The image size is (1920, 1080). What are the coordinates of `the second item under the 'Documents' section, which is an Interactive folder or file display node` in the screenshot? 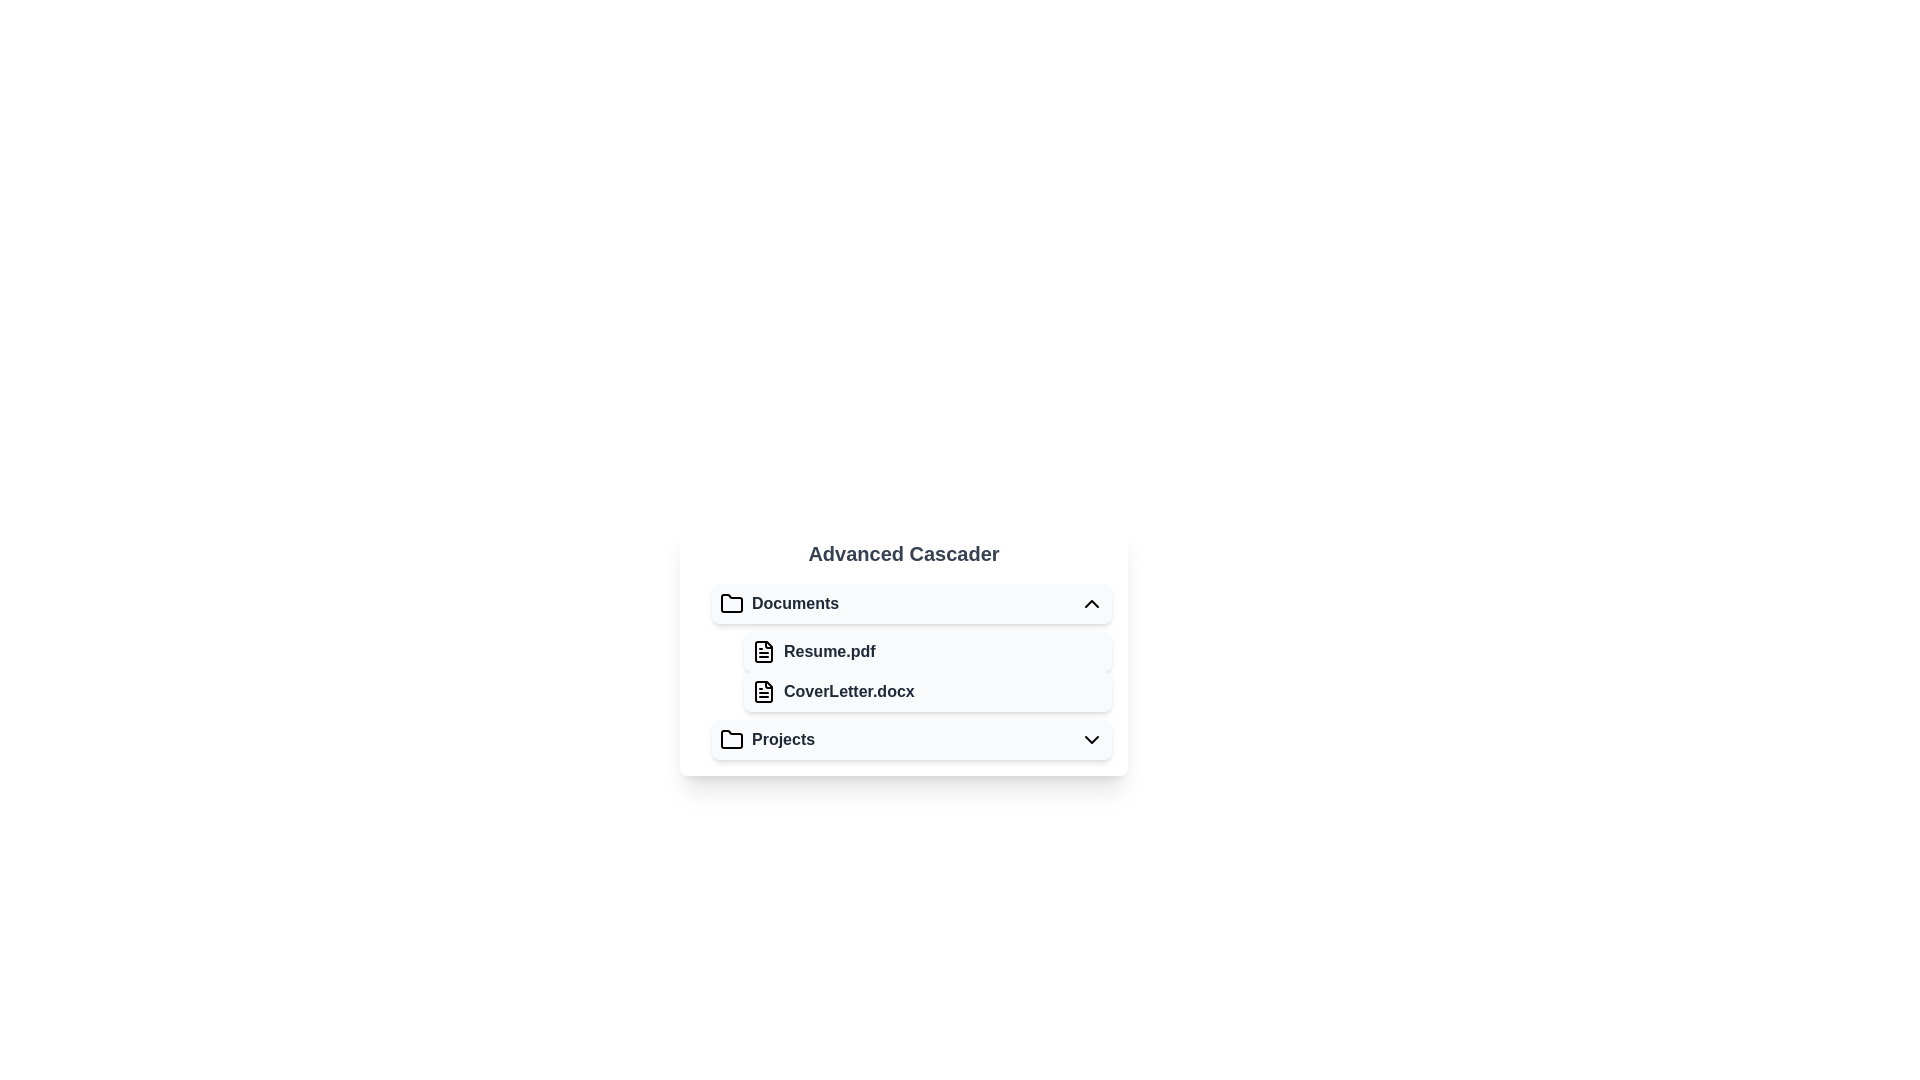 It's located at (902, 650).